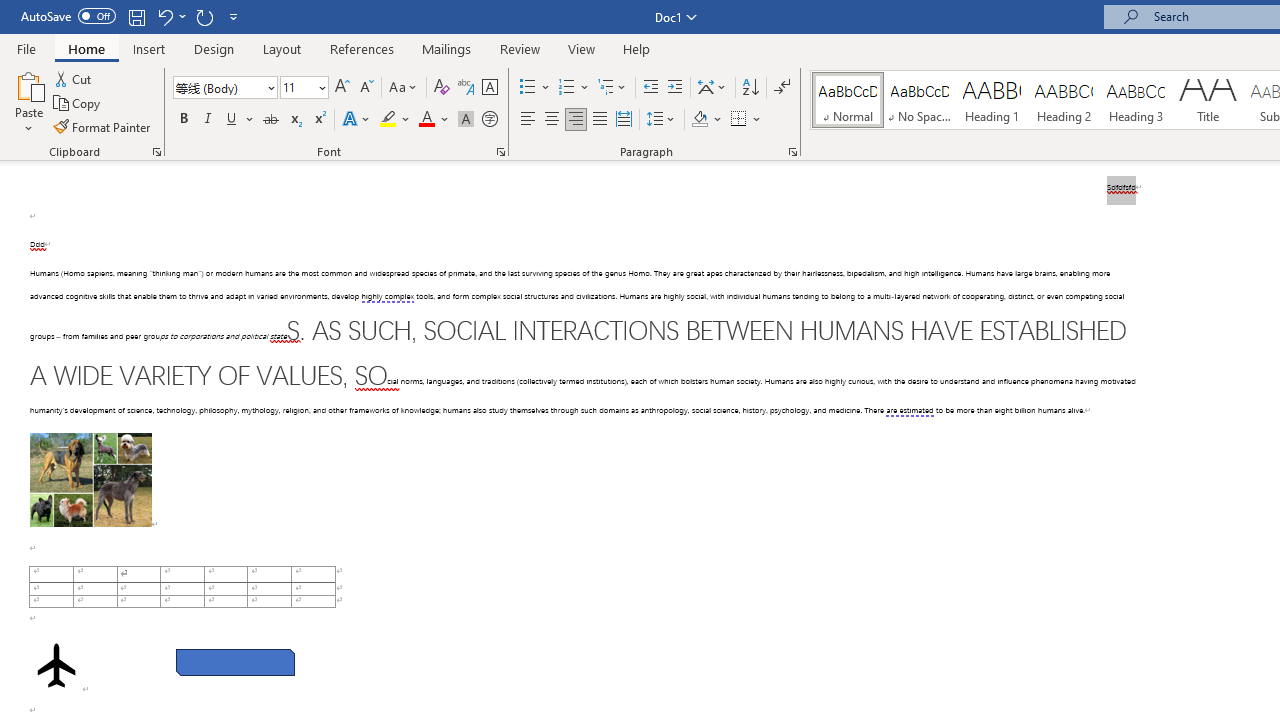  I want to click on 'Rectangle: Diagonal Corners Snipped 2', so click(235, 662).